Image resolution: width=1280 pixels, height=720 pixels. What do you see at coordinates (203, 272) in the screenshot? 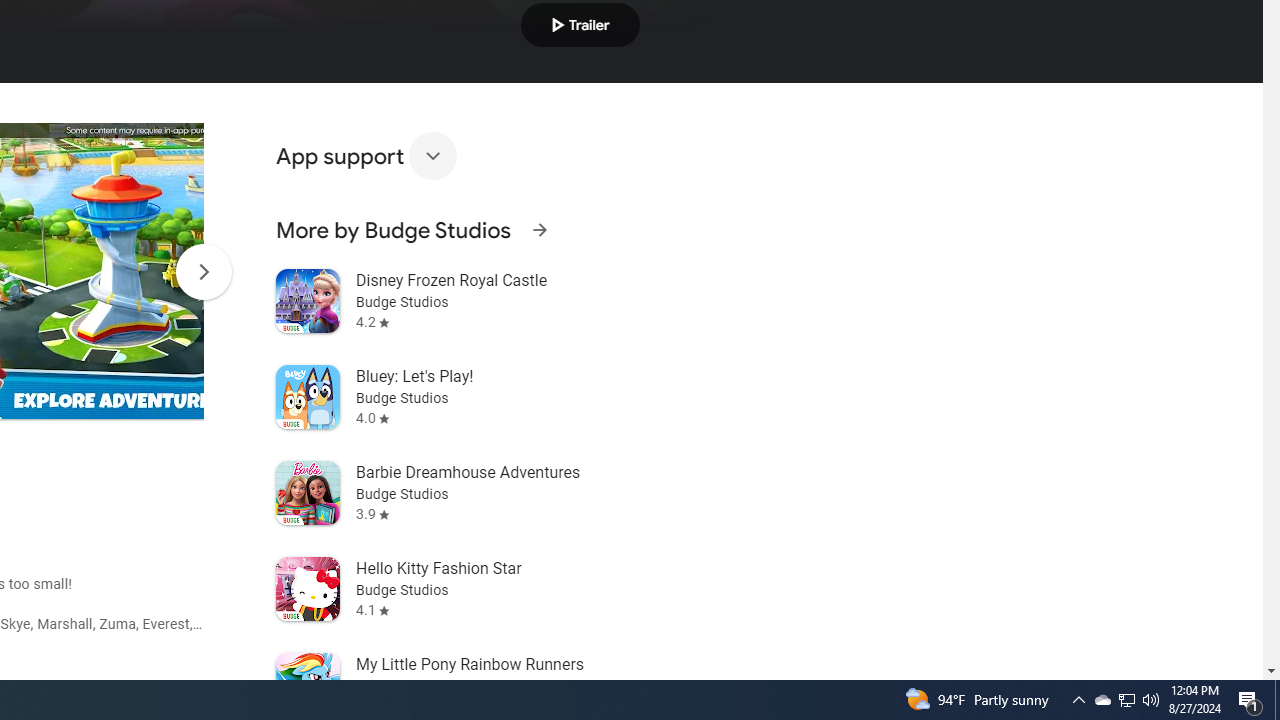
I see `'Scroll Next'` at bounding box center [203, 272].